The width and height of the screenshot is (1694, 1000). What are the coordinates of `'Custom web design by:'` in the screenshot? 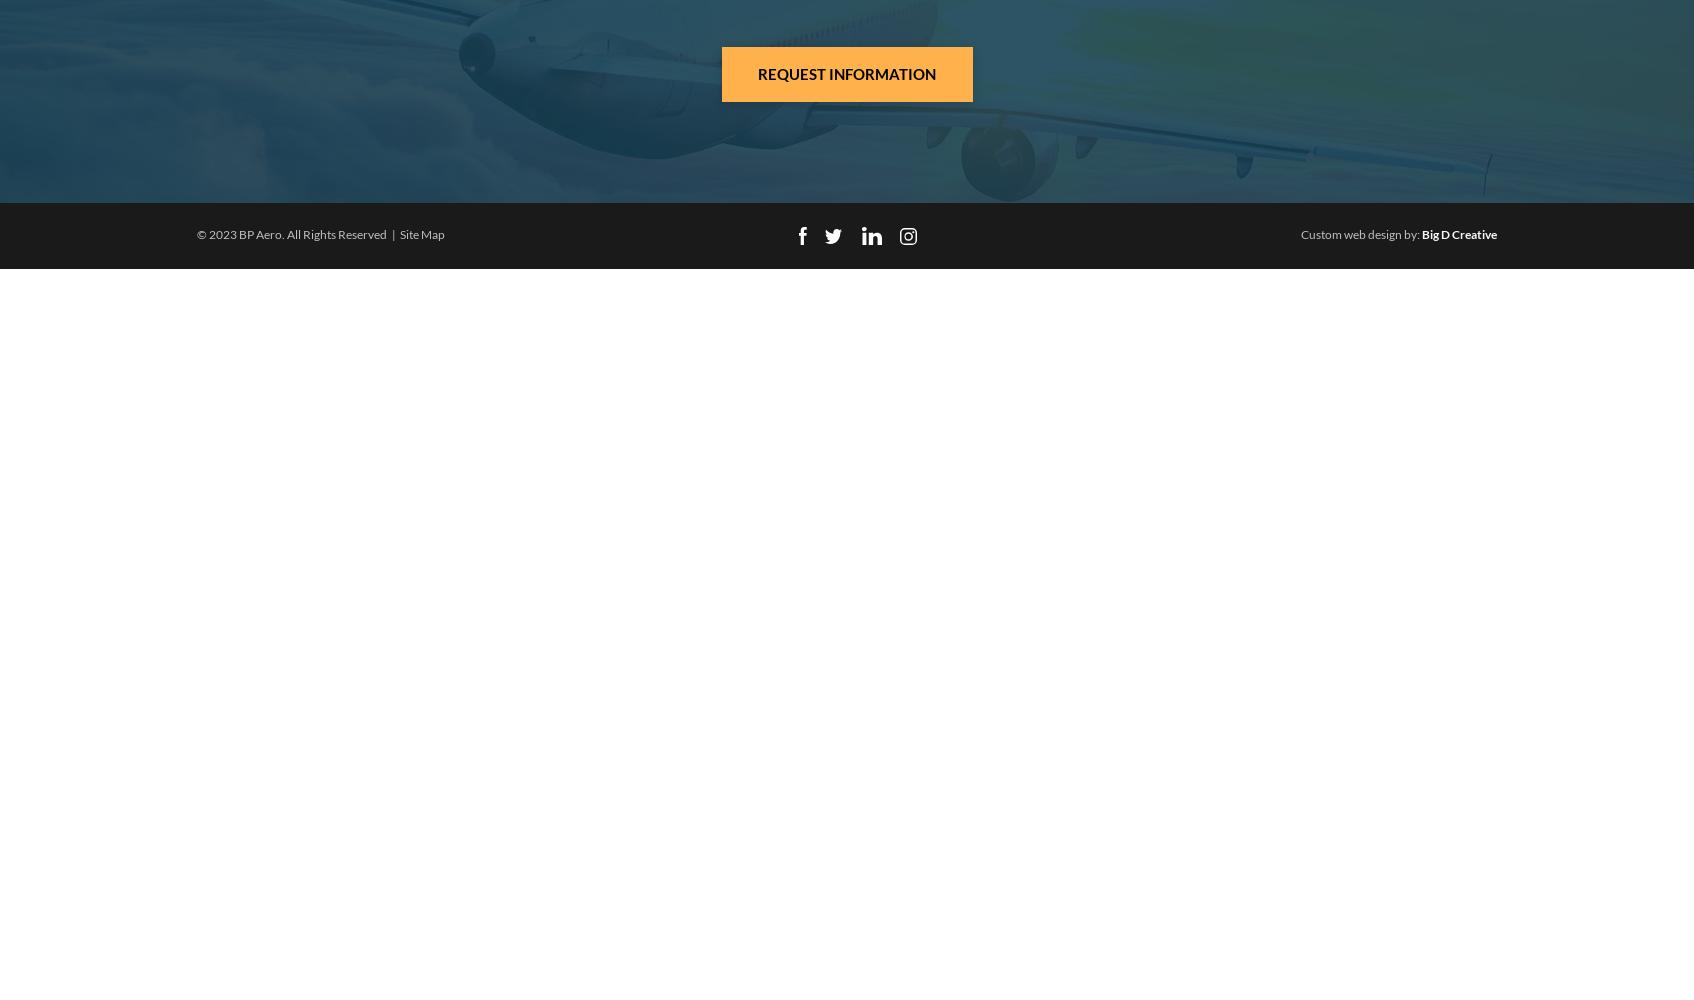 It's located at (1300, 233).